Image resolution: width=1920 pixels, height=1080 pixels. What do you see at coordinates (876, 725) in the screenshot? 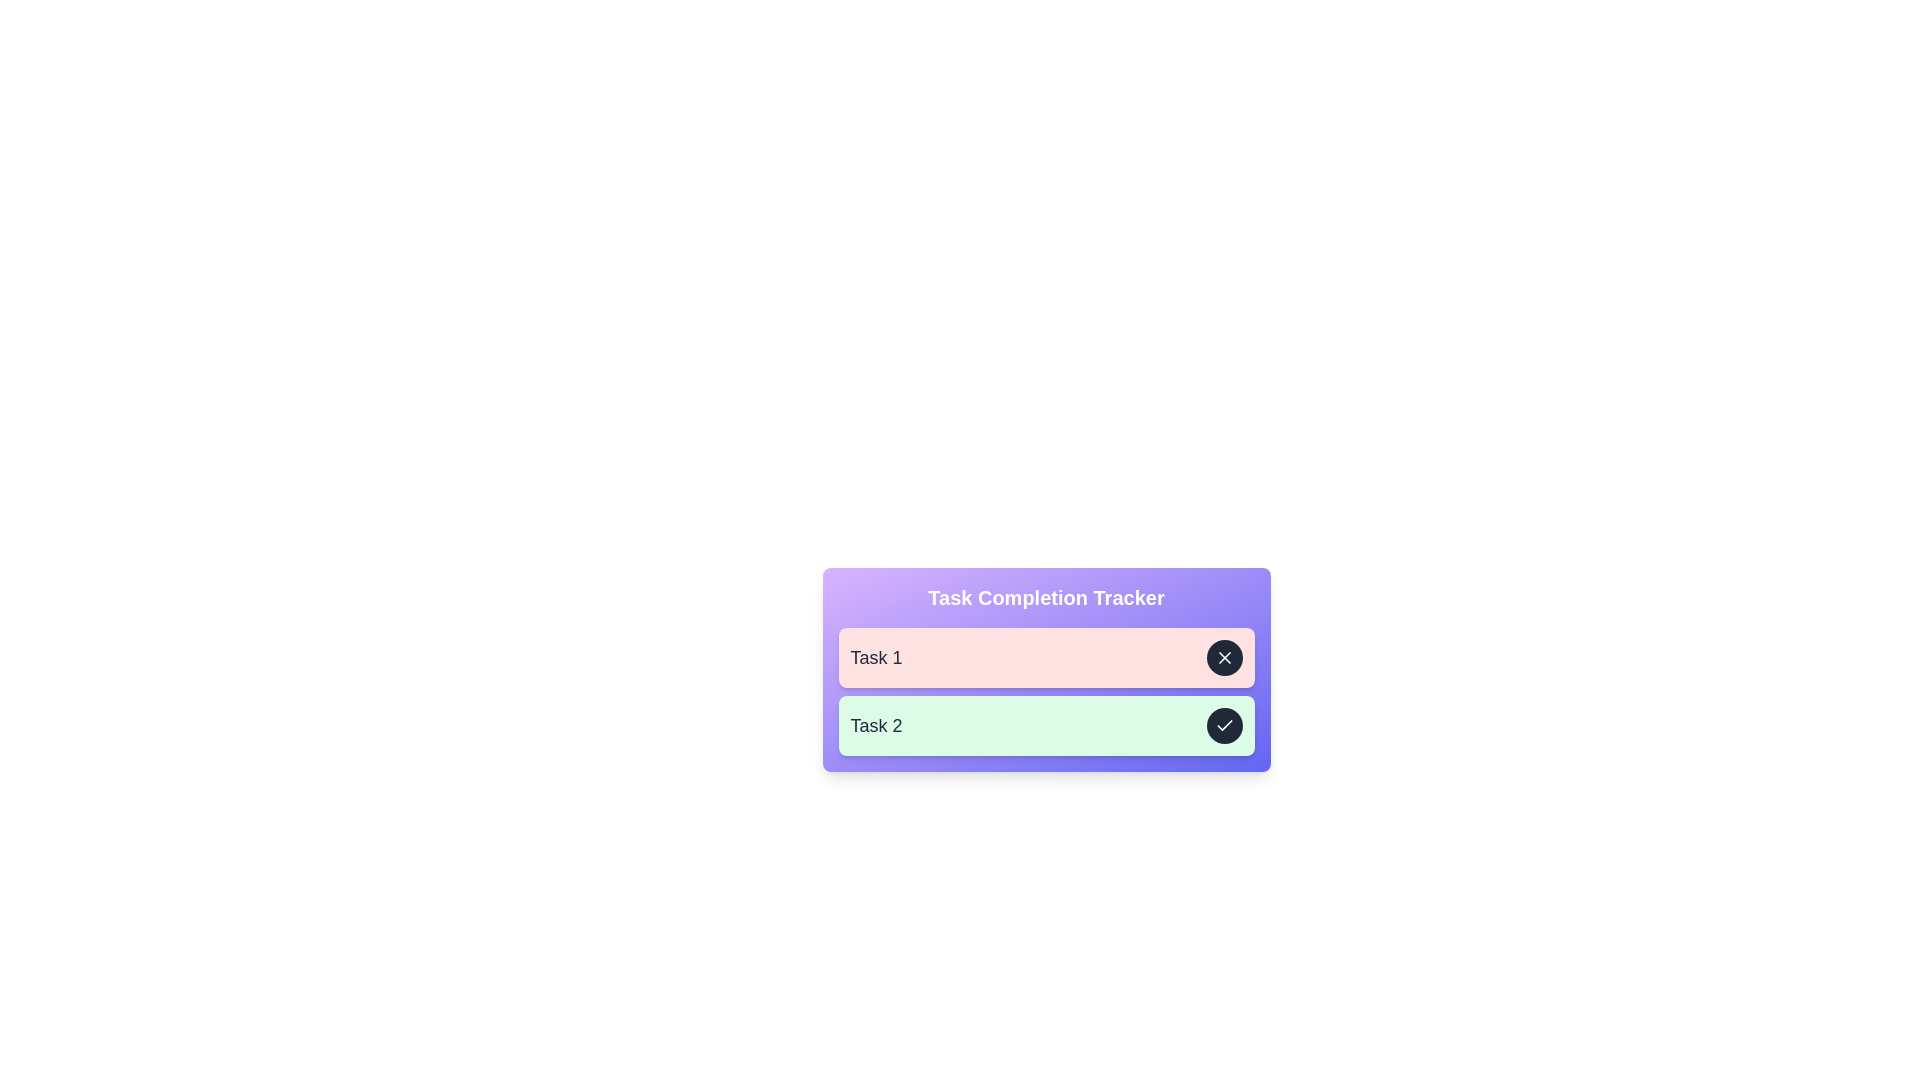
I see `the Text label displaying the title of the second task in the task list` at bounding box center [876, 725].